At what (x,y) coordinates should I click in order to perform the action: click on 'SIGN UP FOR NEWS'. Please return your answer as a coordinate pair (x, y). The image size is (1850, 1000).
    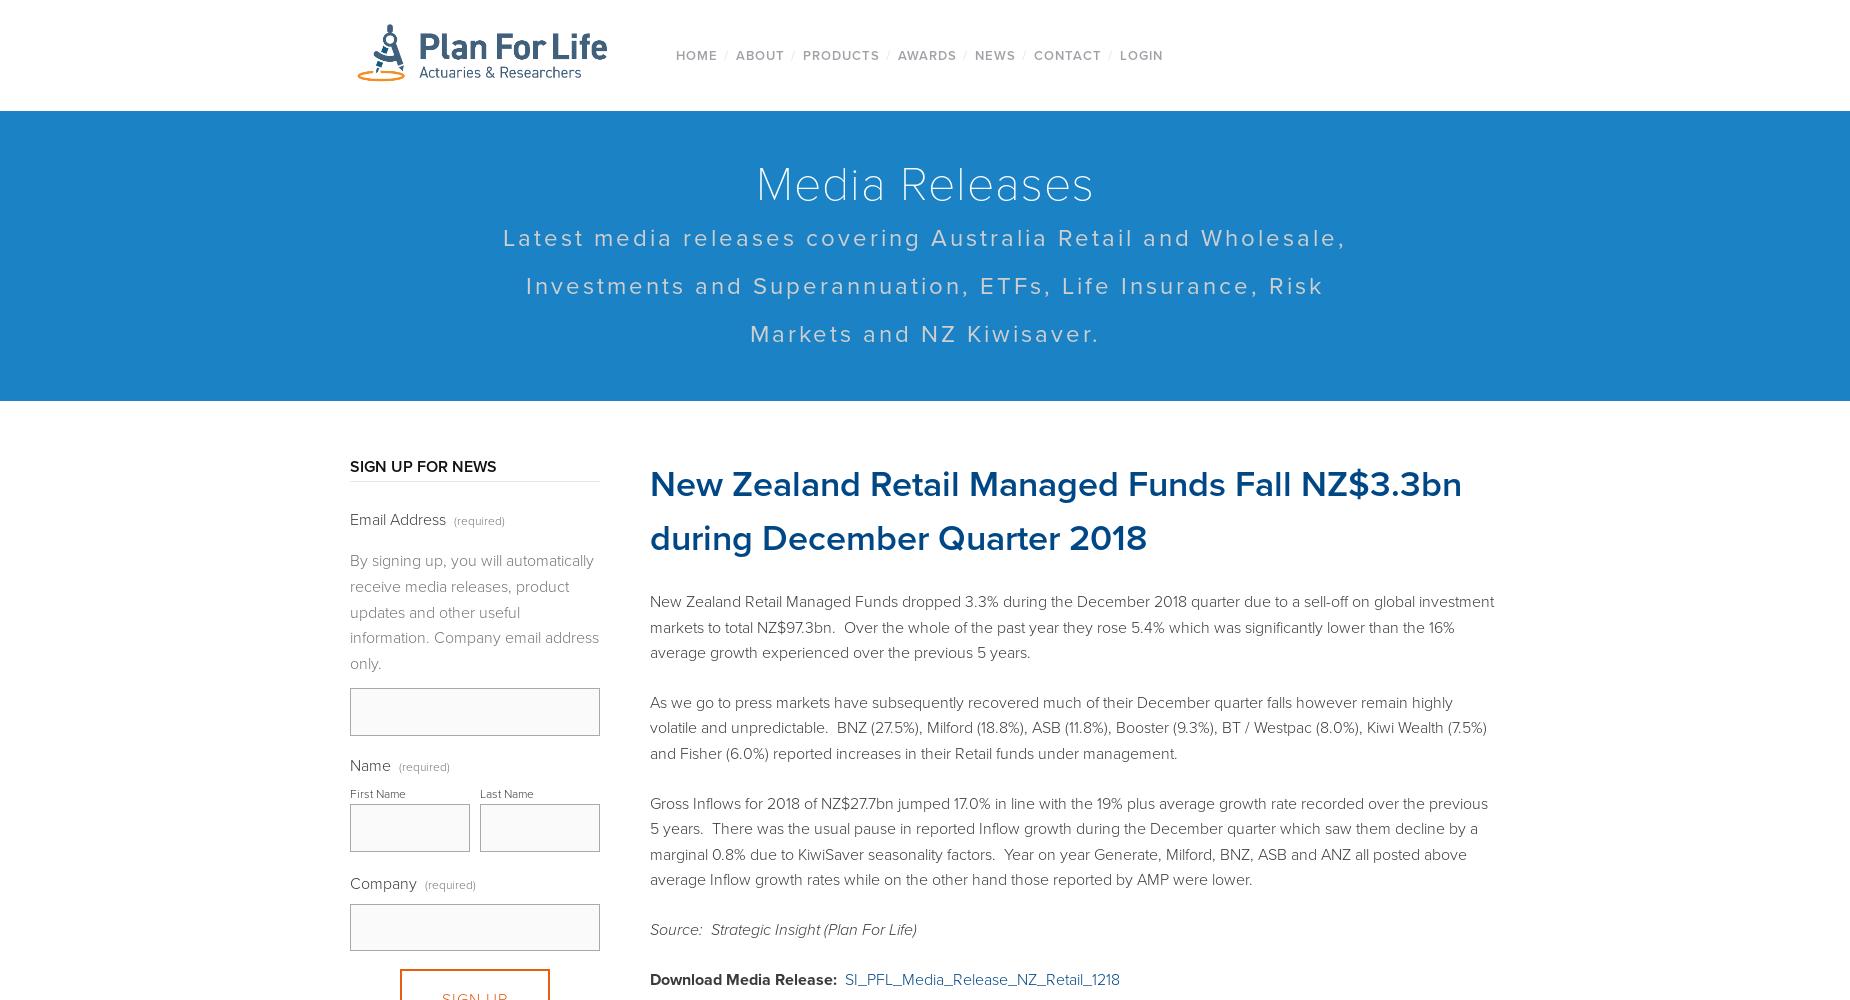
    Looking at the image, I should click on (349, 465).